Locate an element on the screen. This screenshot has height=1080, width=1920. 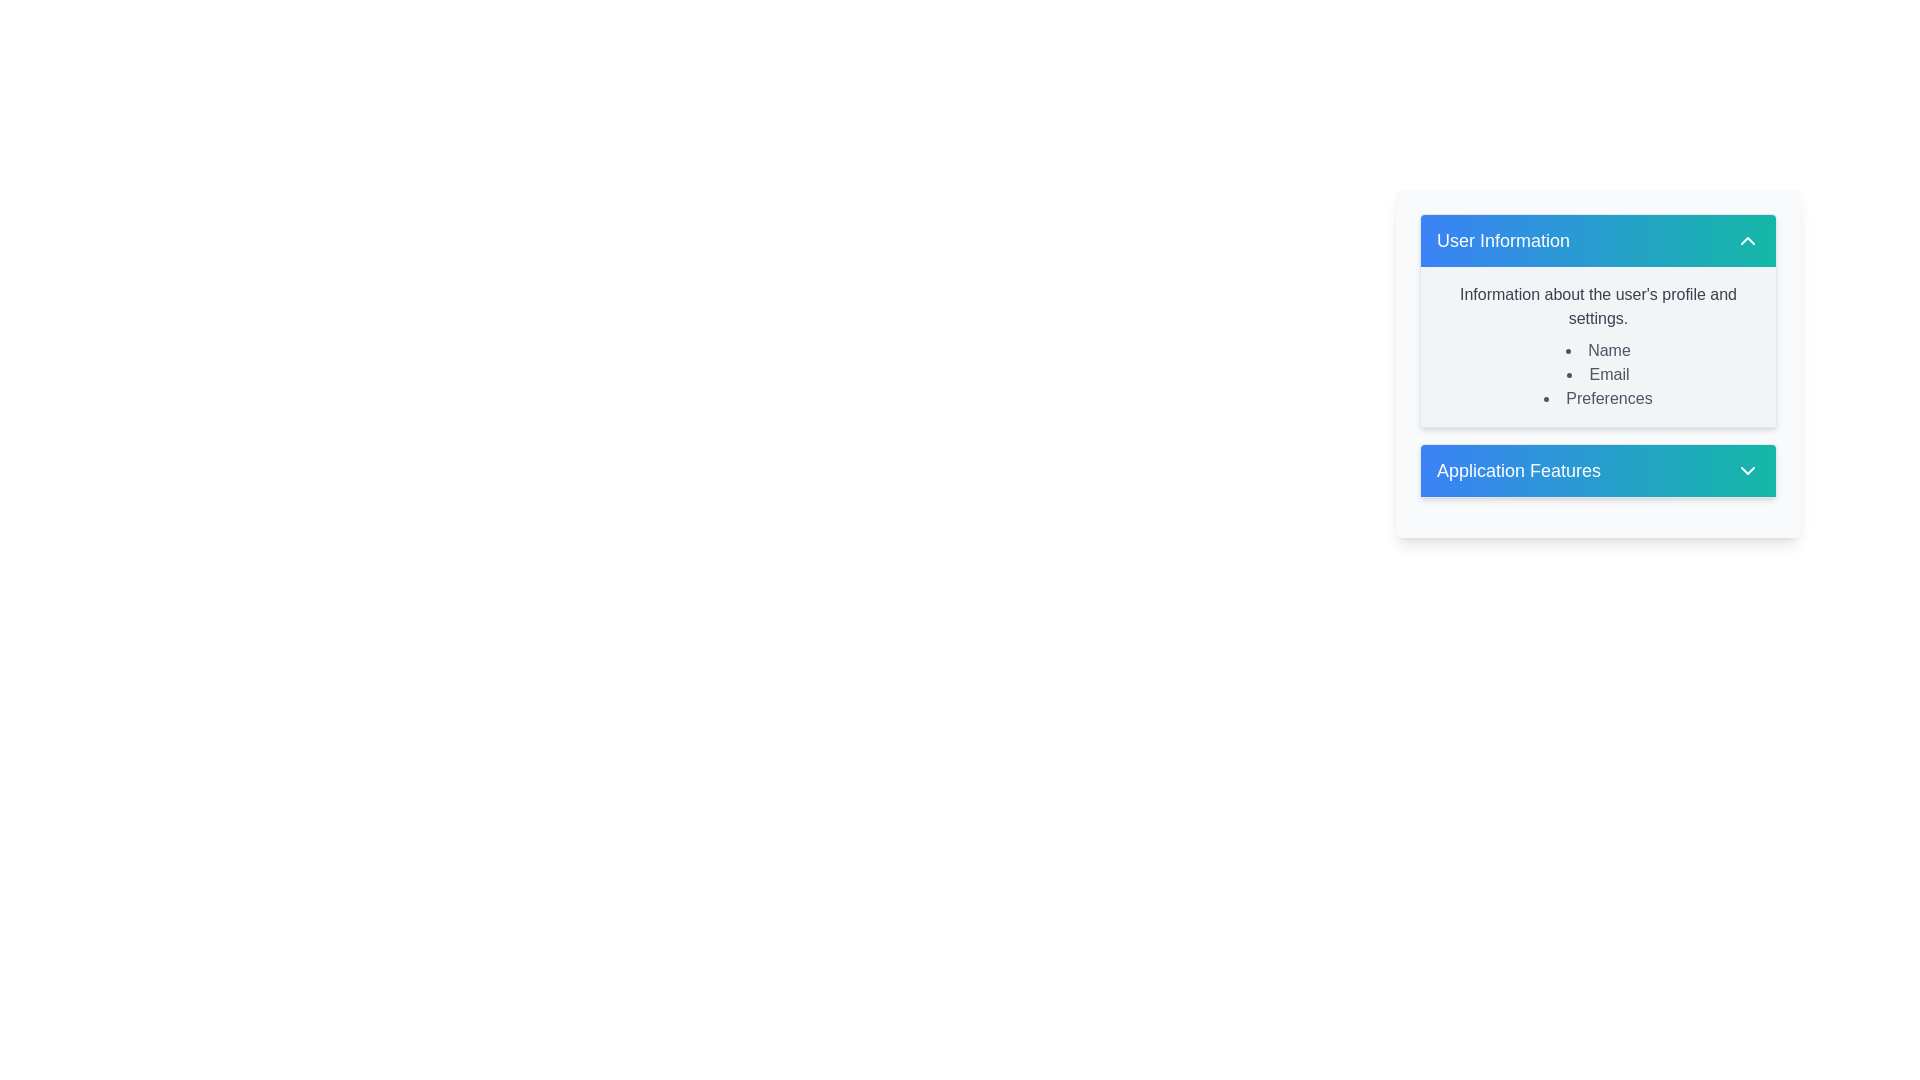
the Collapsible Header for 'Application Features' is located at coordinates (1597, 470).